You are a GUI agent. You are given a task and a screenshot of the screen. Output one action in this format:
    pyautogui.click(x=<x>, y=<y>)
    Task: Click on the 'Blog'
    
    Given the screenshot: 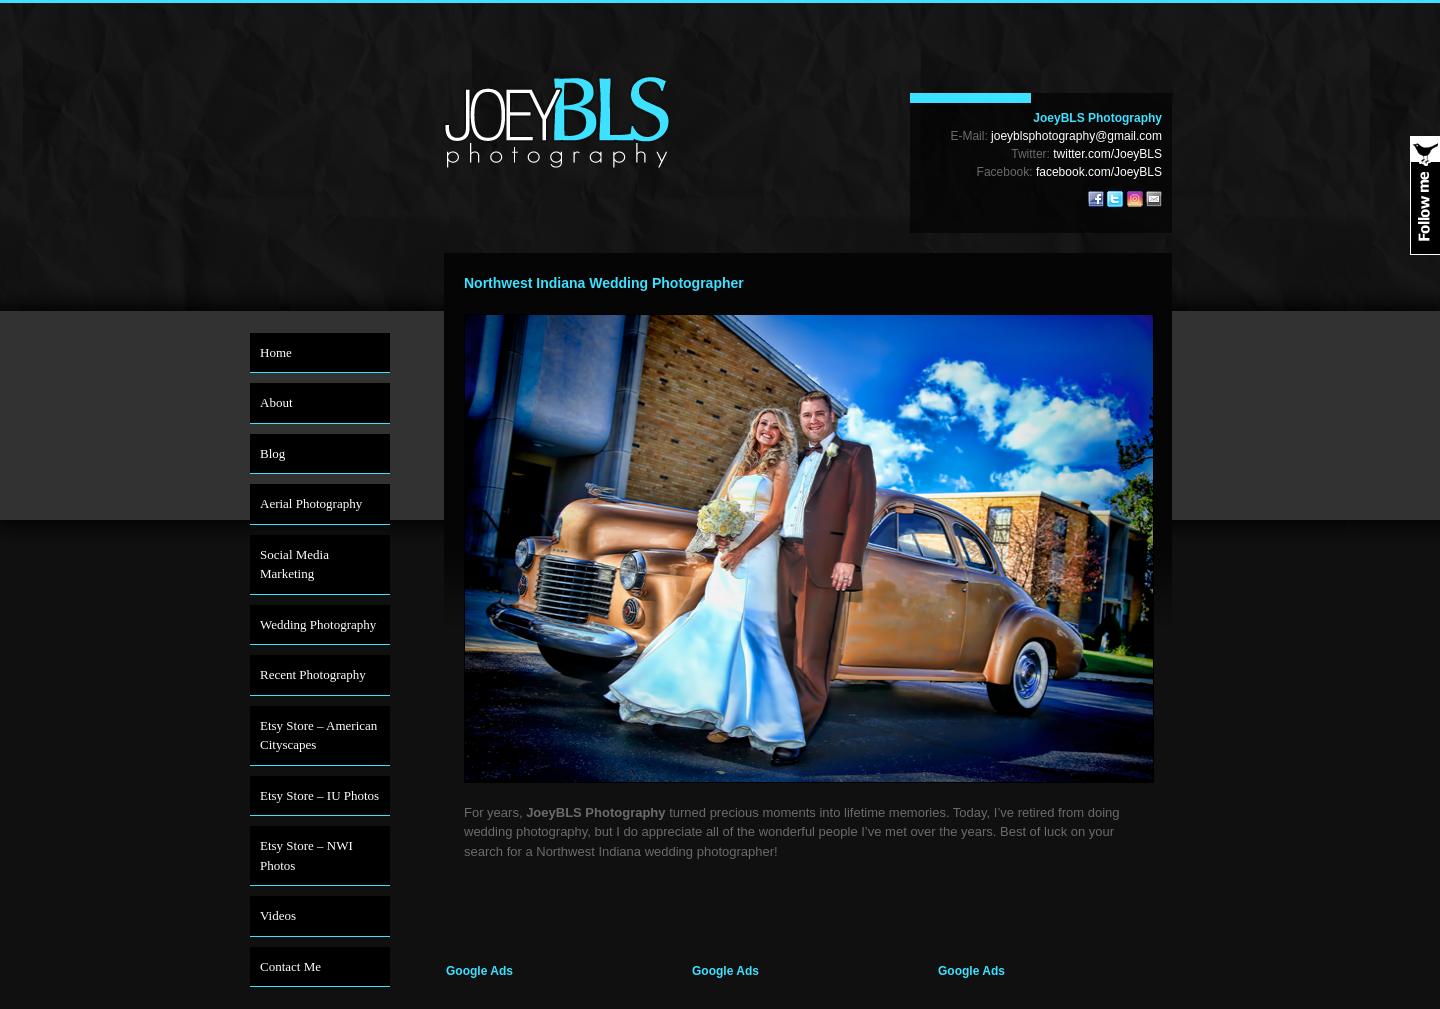 What is the action you would take?
    pyautogui.click(x=259, y=451)
    